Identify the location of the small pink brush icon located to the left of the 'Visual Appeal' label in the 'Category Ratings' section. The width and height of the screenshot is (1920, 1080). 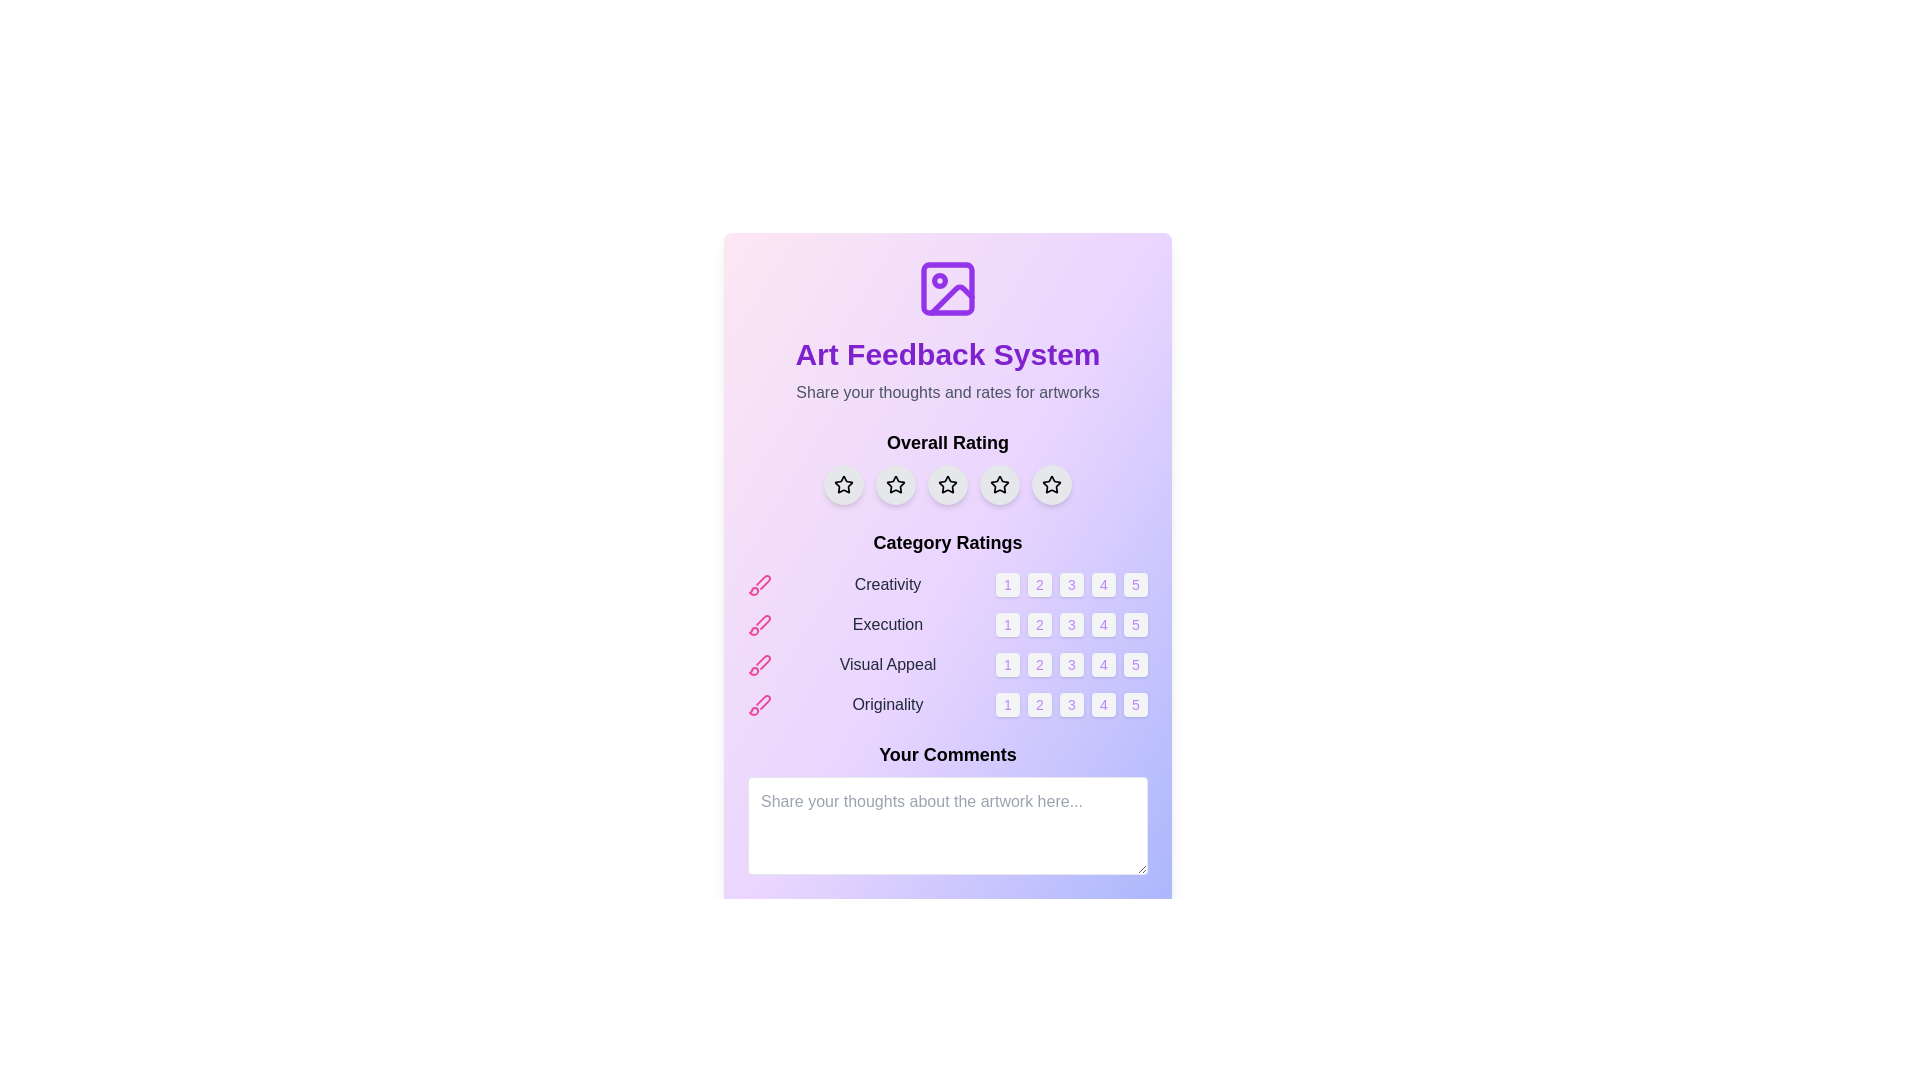
(762, 662).